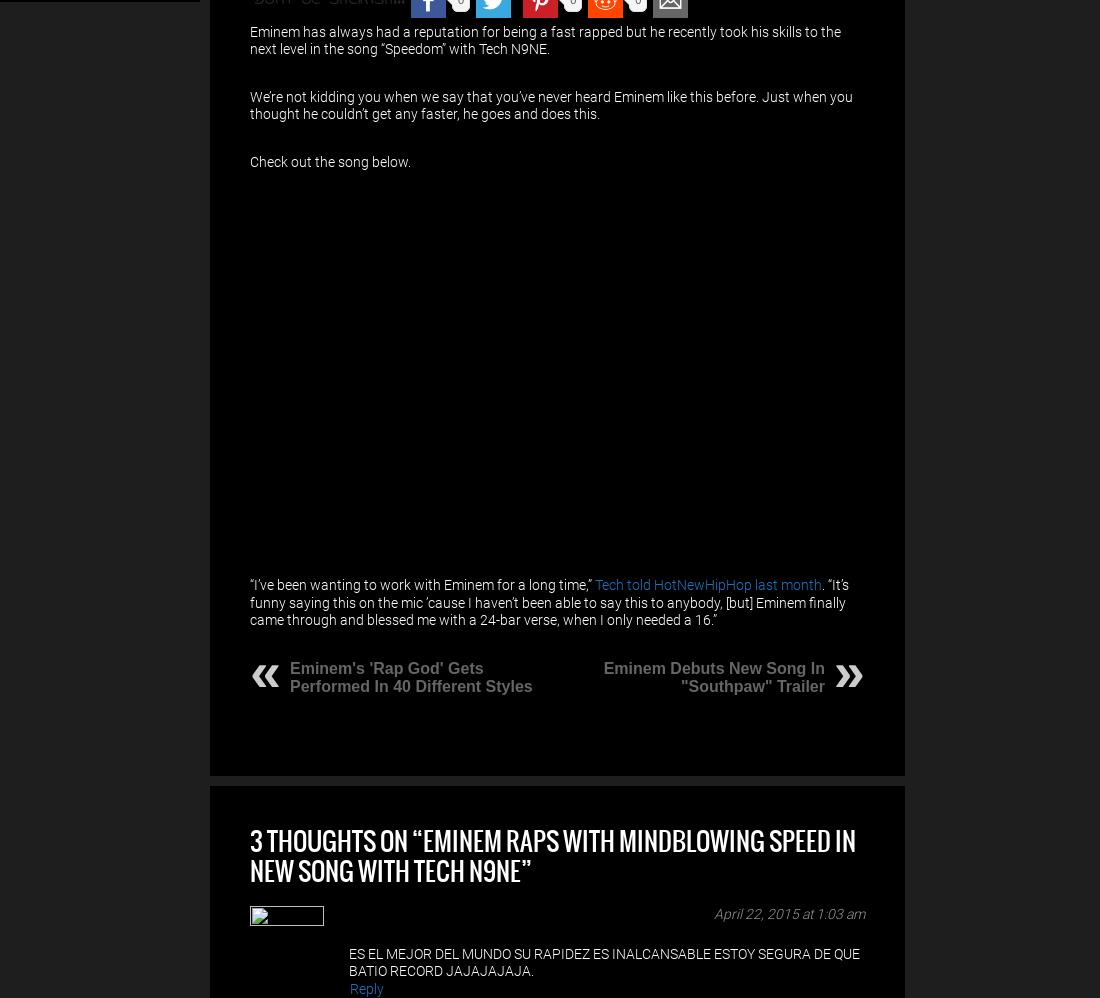  Describe the element at coordinates (713, 912) in the screenshot. I see `'April 22, 2015 at 1:03 am'` at that location.